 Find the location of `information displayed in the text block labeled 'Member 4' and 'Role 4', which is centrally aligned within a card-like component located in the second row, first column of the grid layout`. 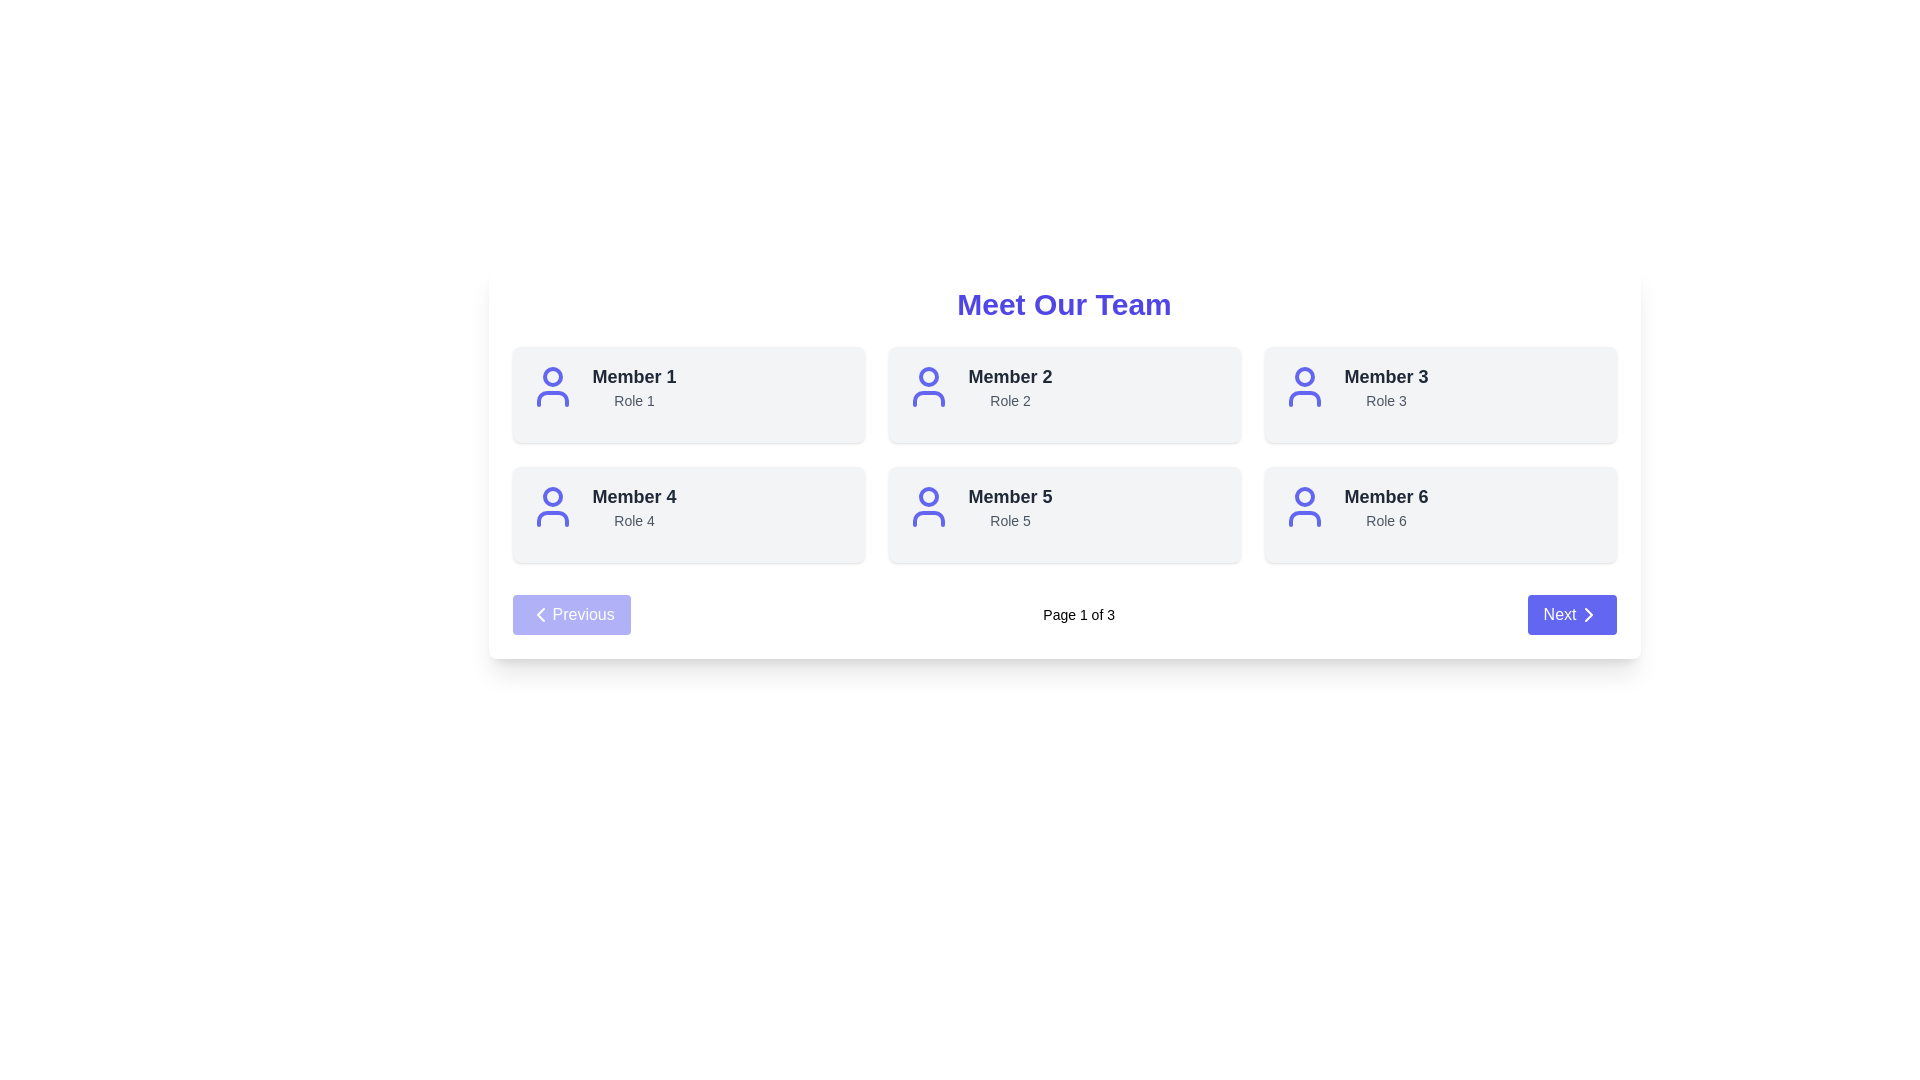

information displayed in the text block labeled 'Member 4' and 'Role 4', which is centrally aligned within a card-like component located in the second row, first column of the grid layout is located at coordinates (633, 505).